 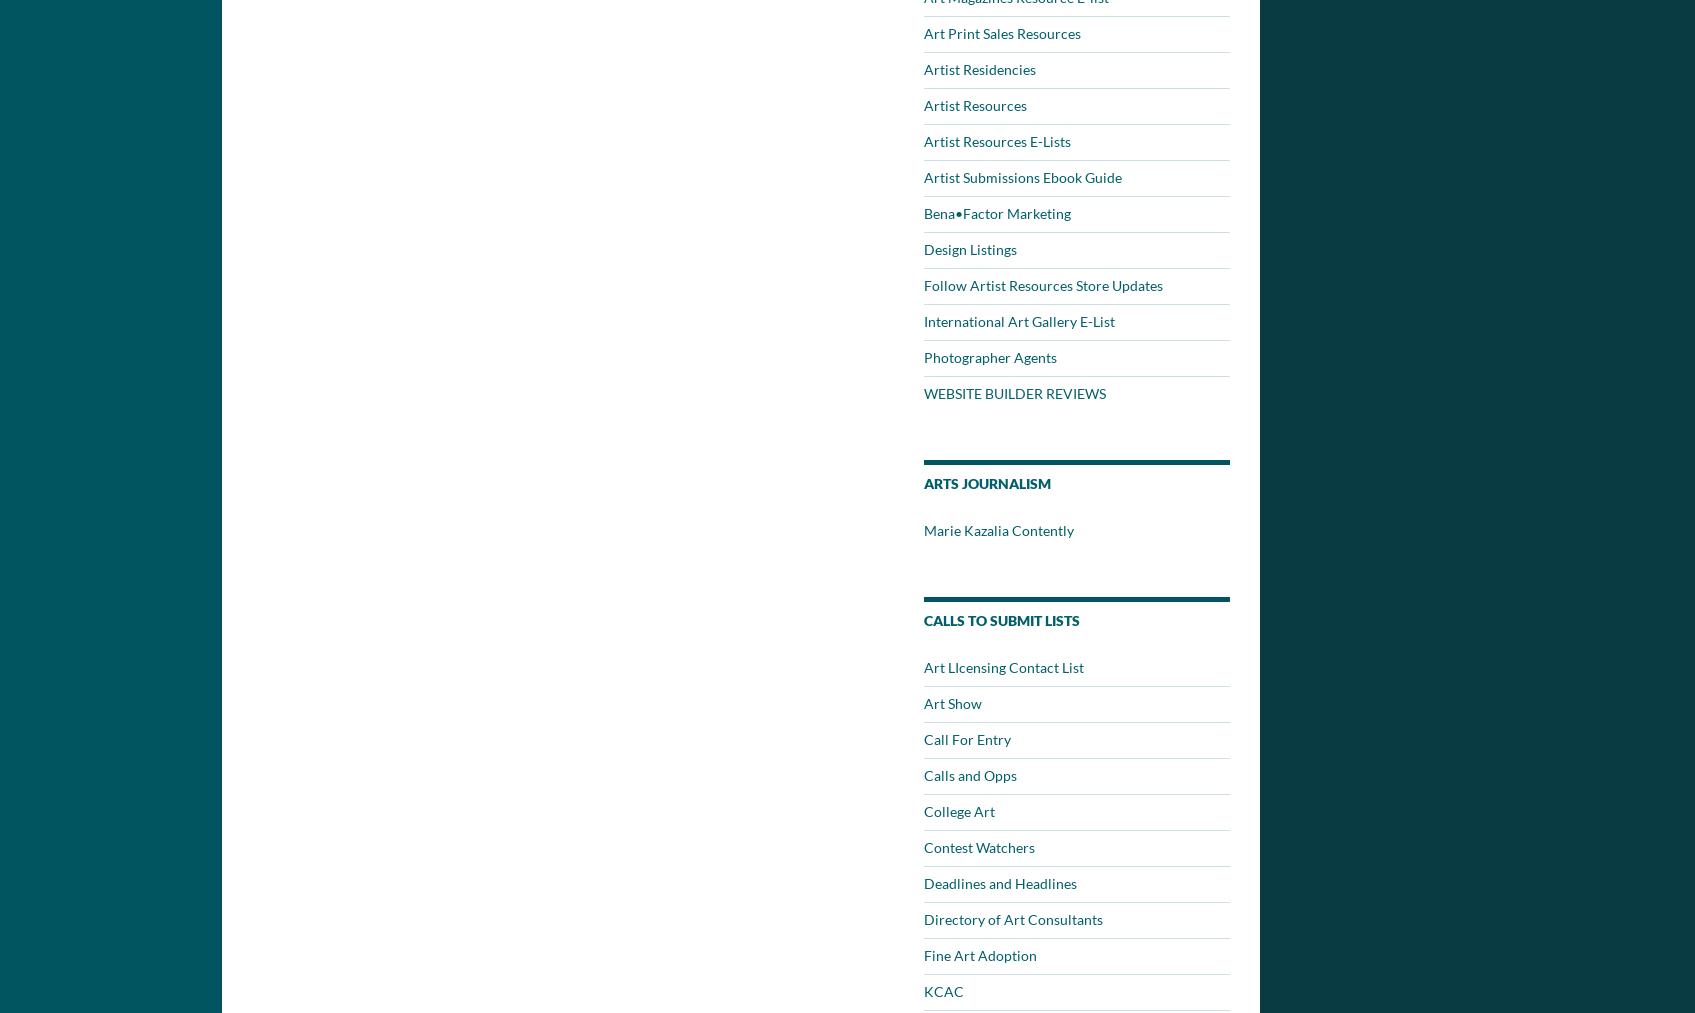 What do you see at coordinates (996, 141) in the screenshot?
I see `'Artist Resources E-Lists'` at bounding box center [996, 141].